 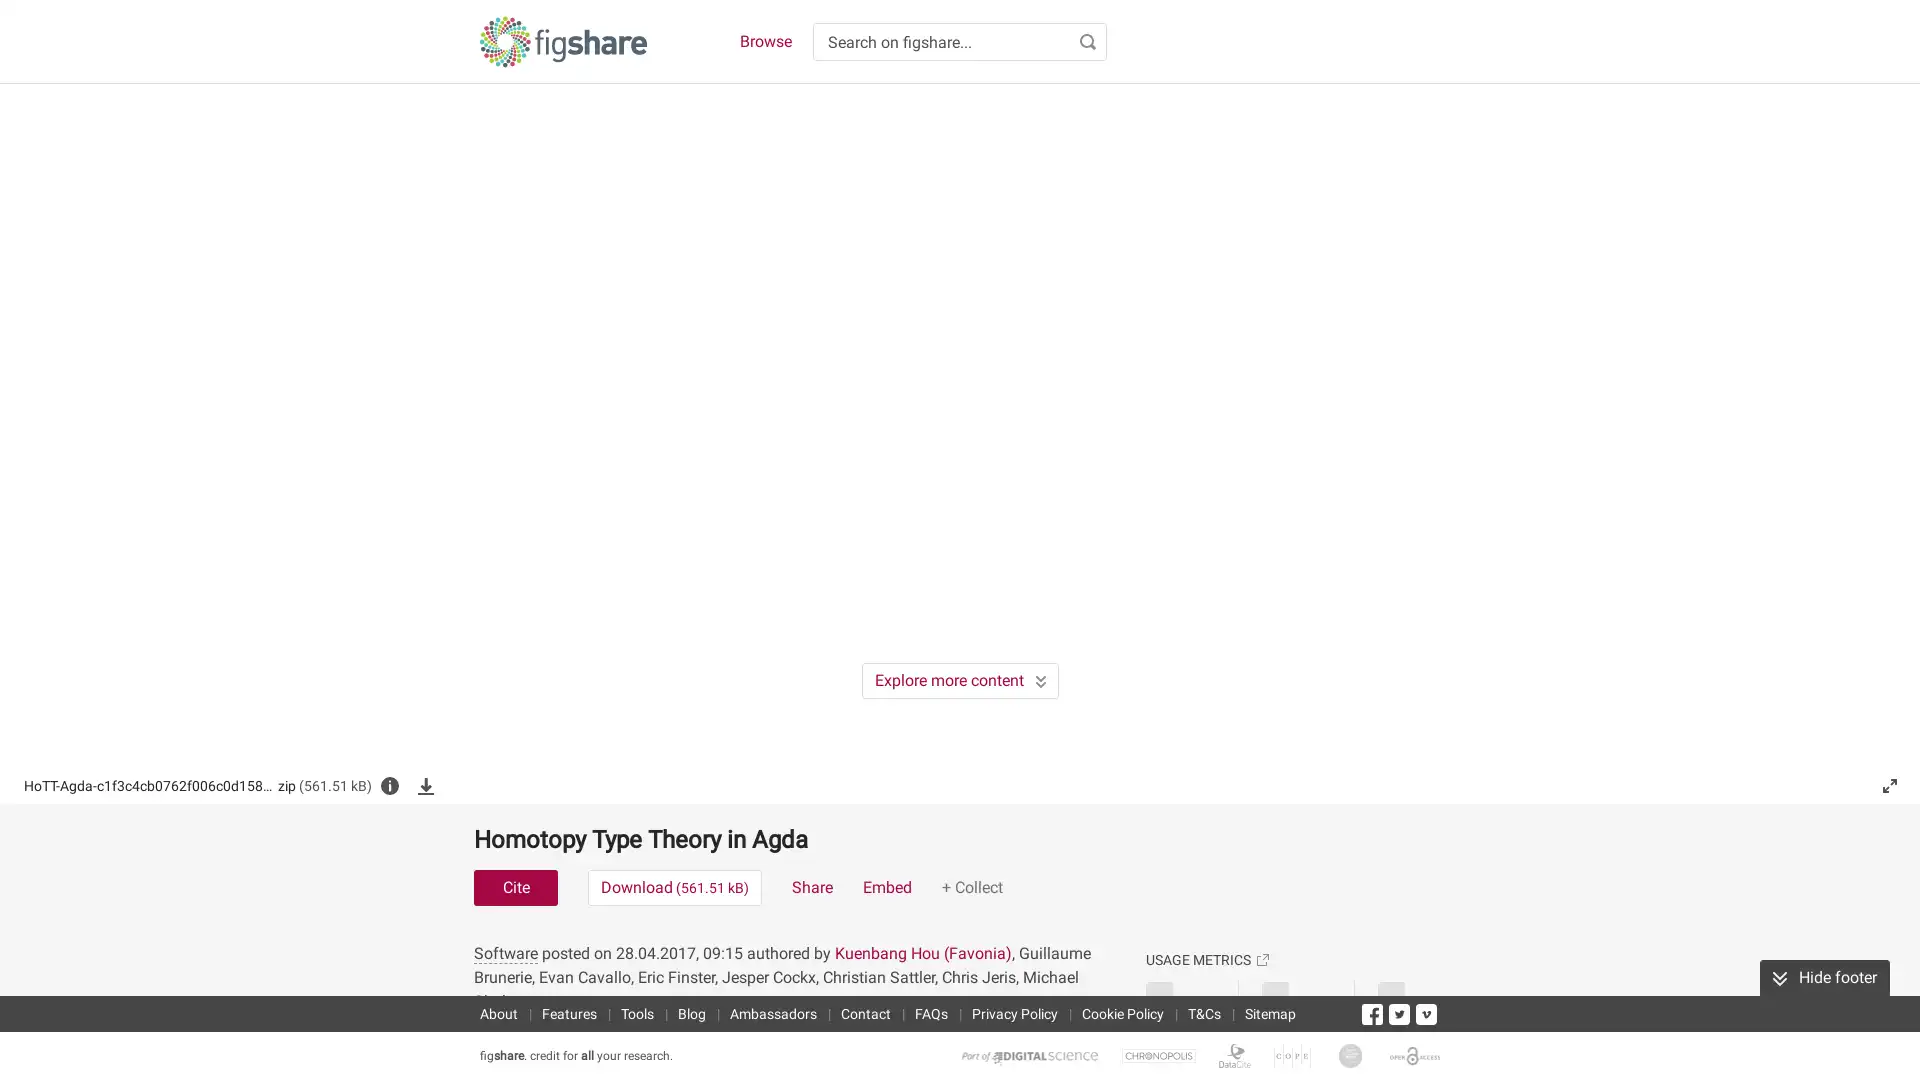 What do you see at coordinates (1824, 977) in the screenshot?
I see `Hide footer` at bounding box center [1824, 977].